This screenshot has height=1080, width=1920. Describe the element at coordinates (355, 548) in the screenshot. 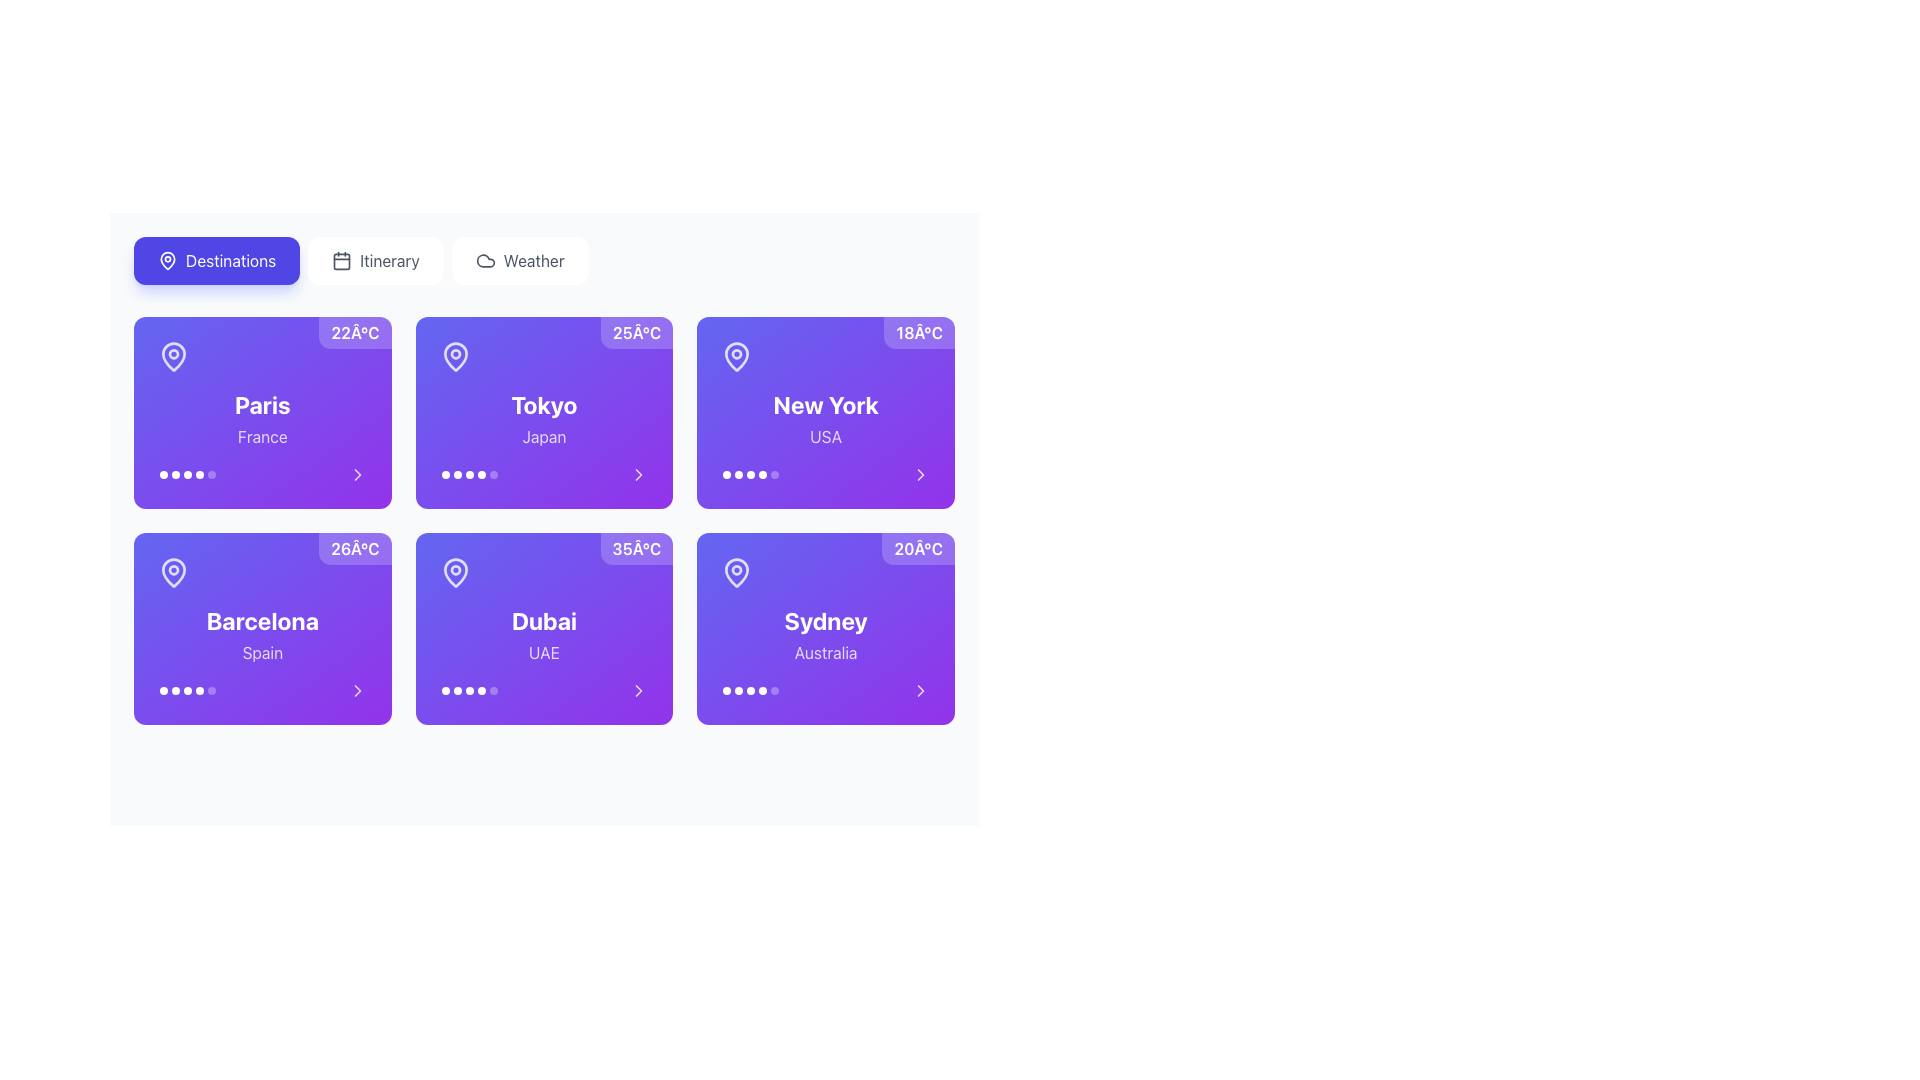

I see `the static text label displaying the temperature (26°C) for Barcelona located at the top-right corner of the card` at that location.